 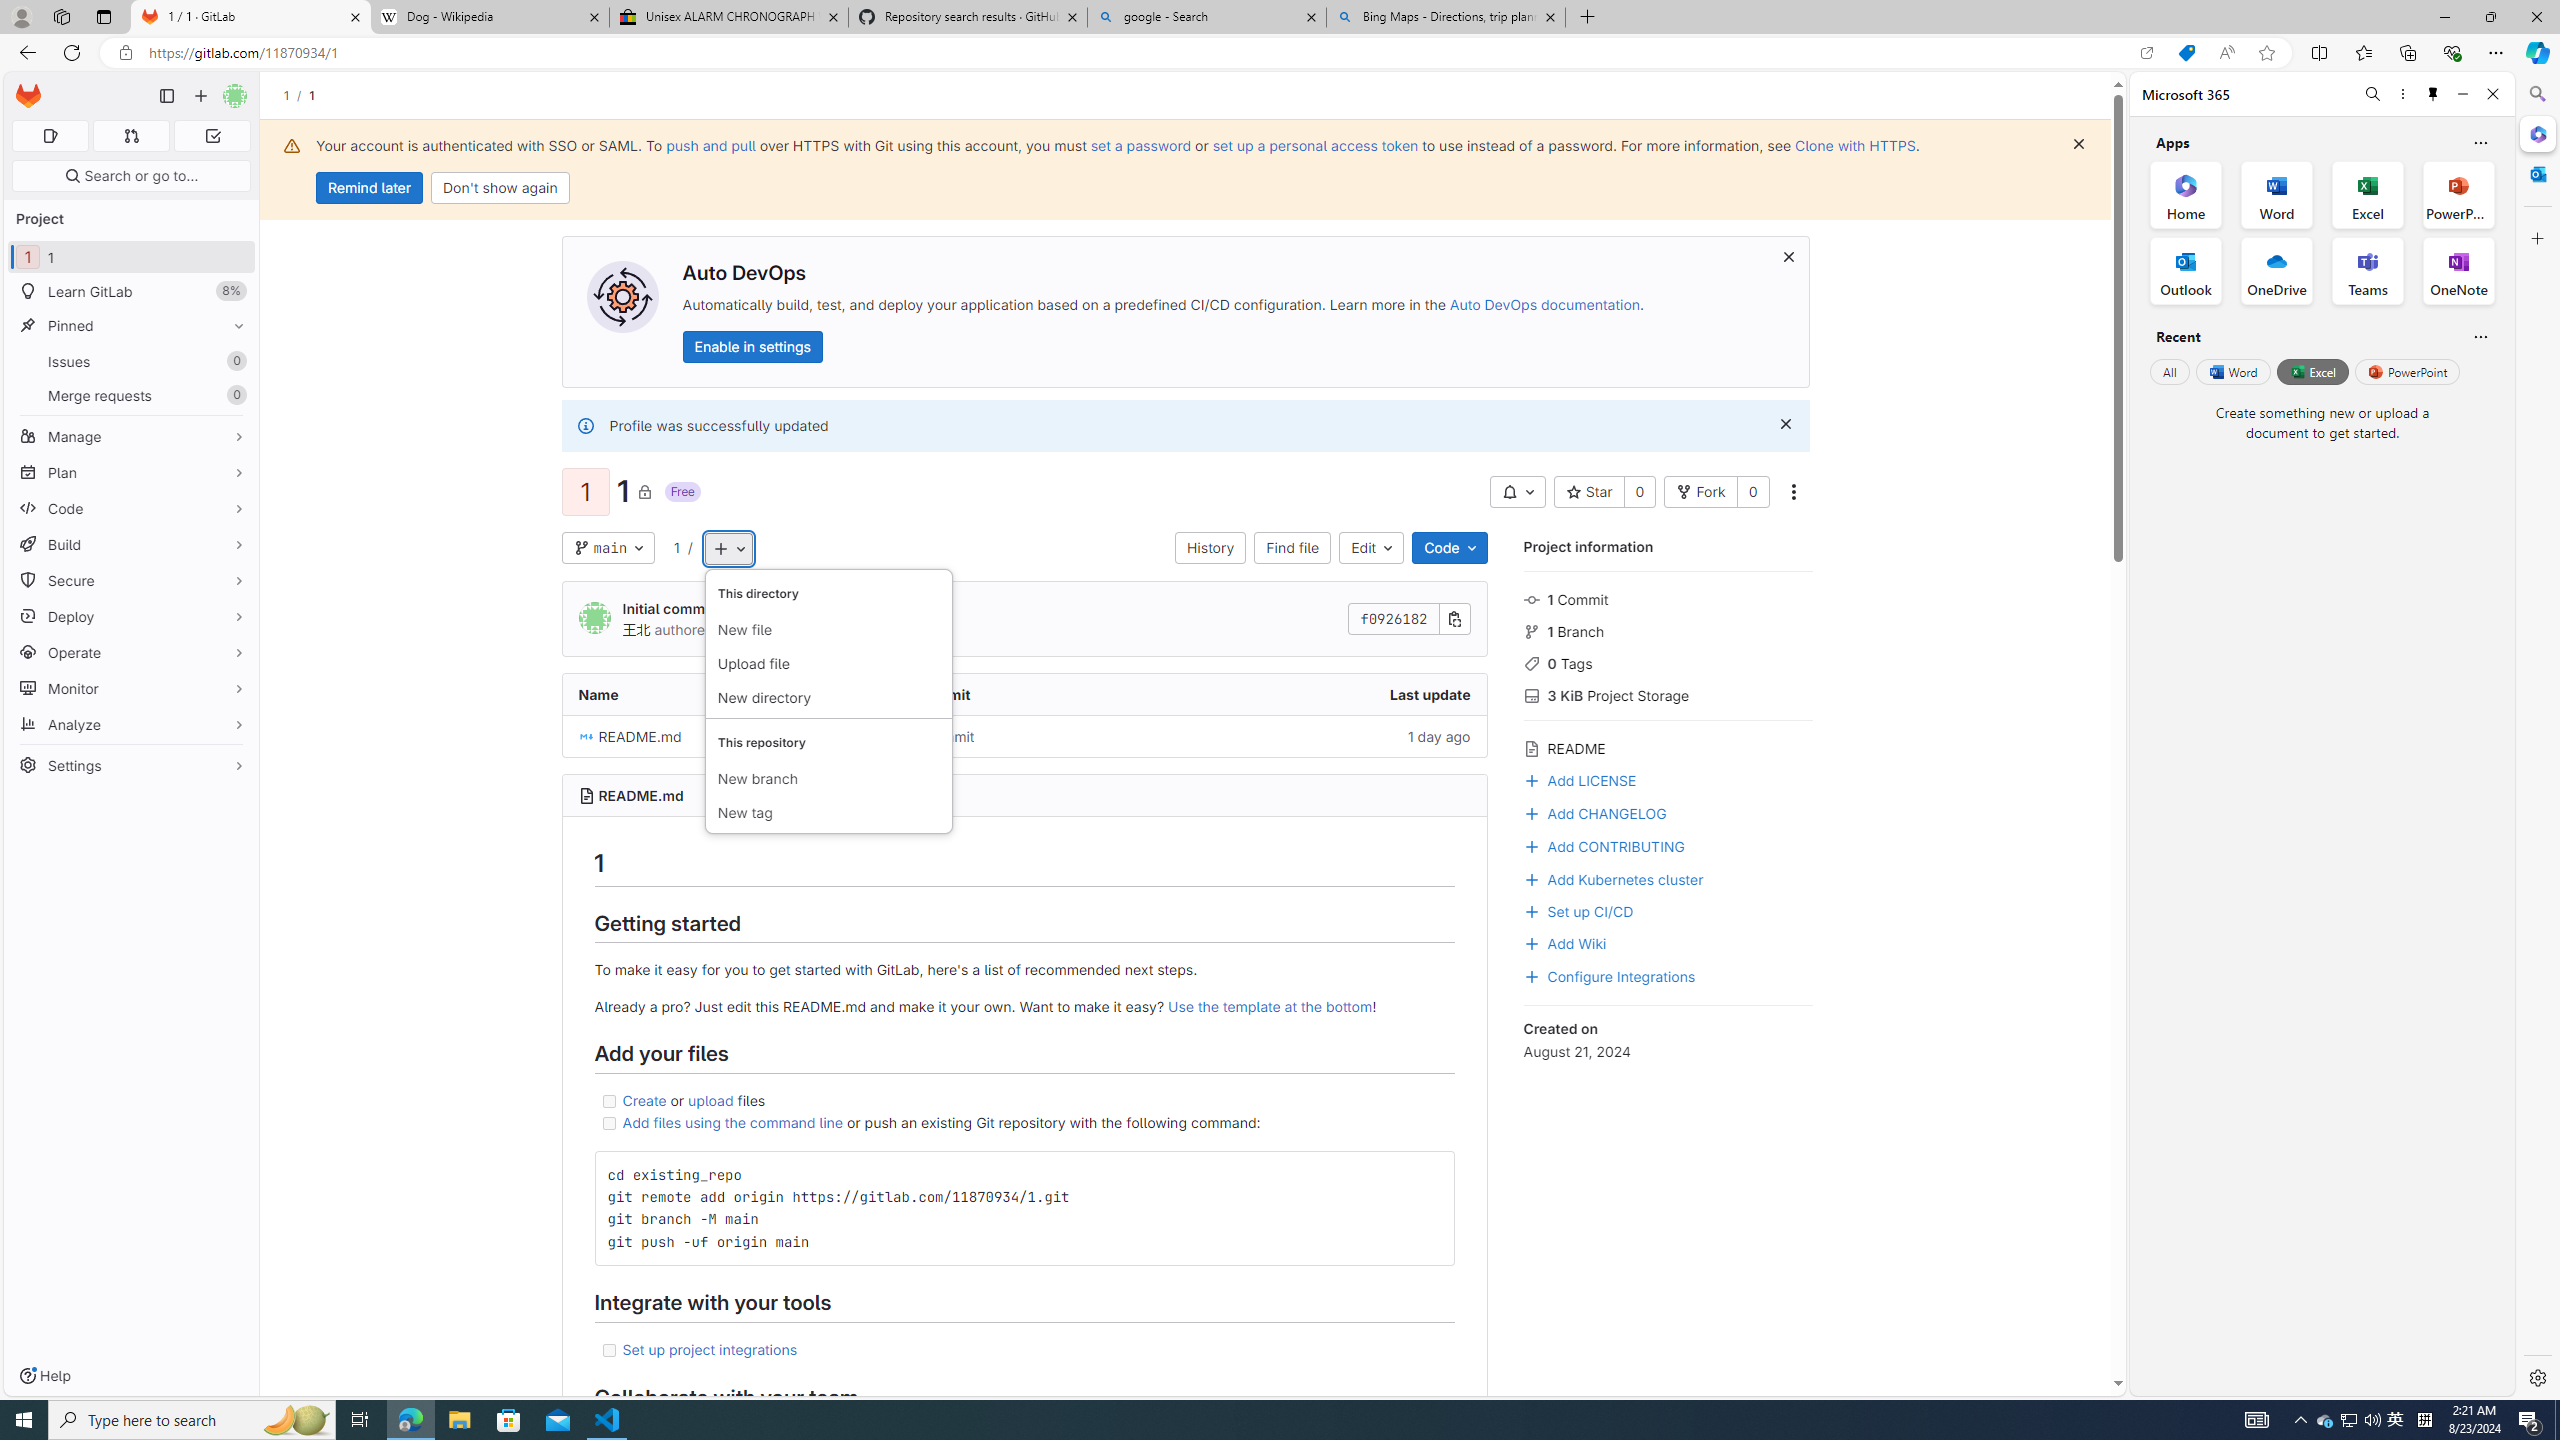 I want to click on 'Word', so click(x=2231, y=371).